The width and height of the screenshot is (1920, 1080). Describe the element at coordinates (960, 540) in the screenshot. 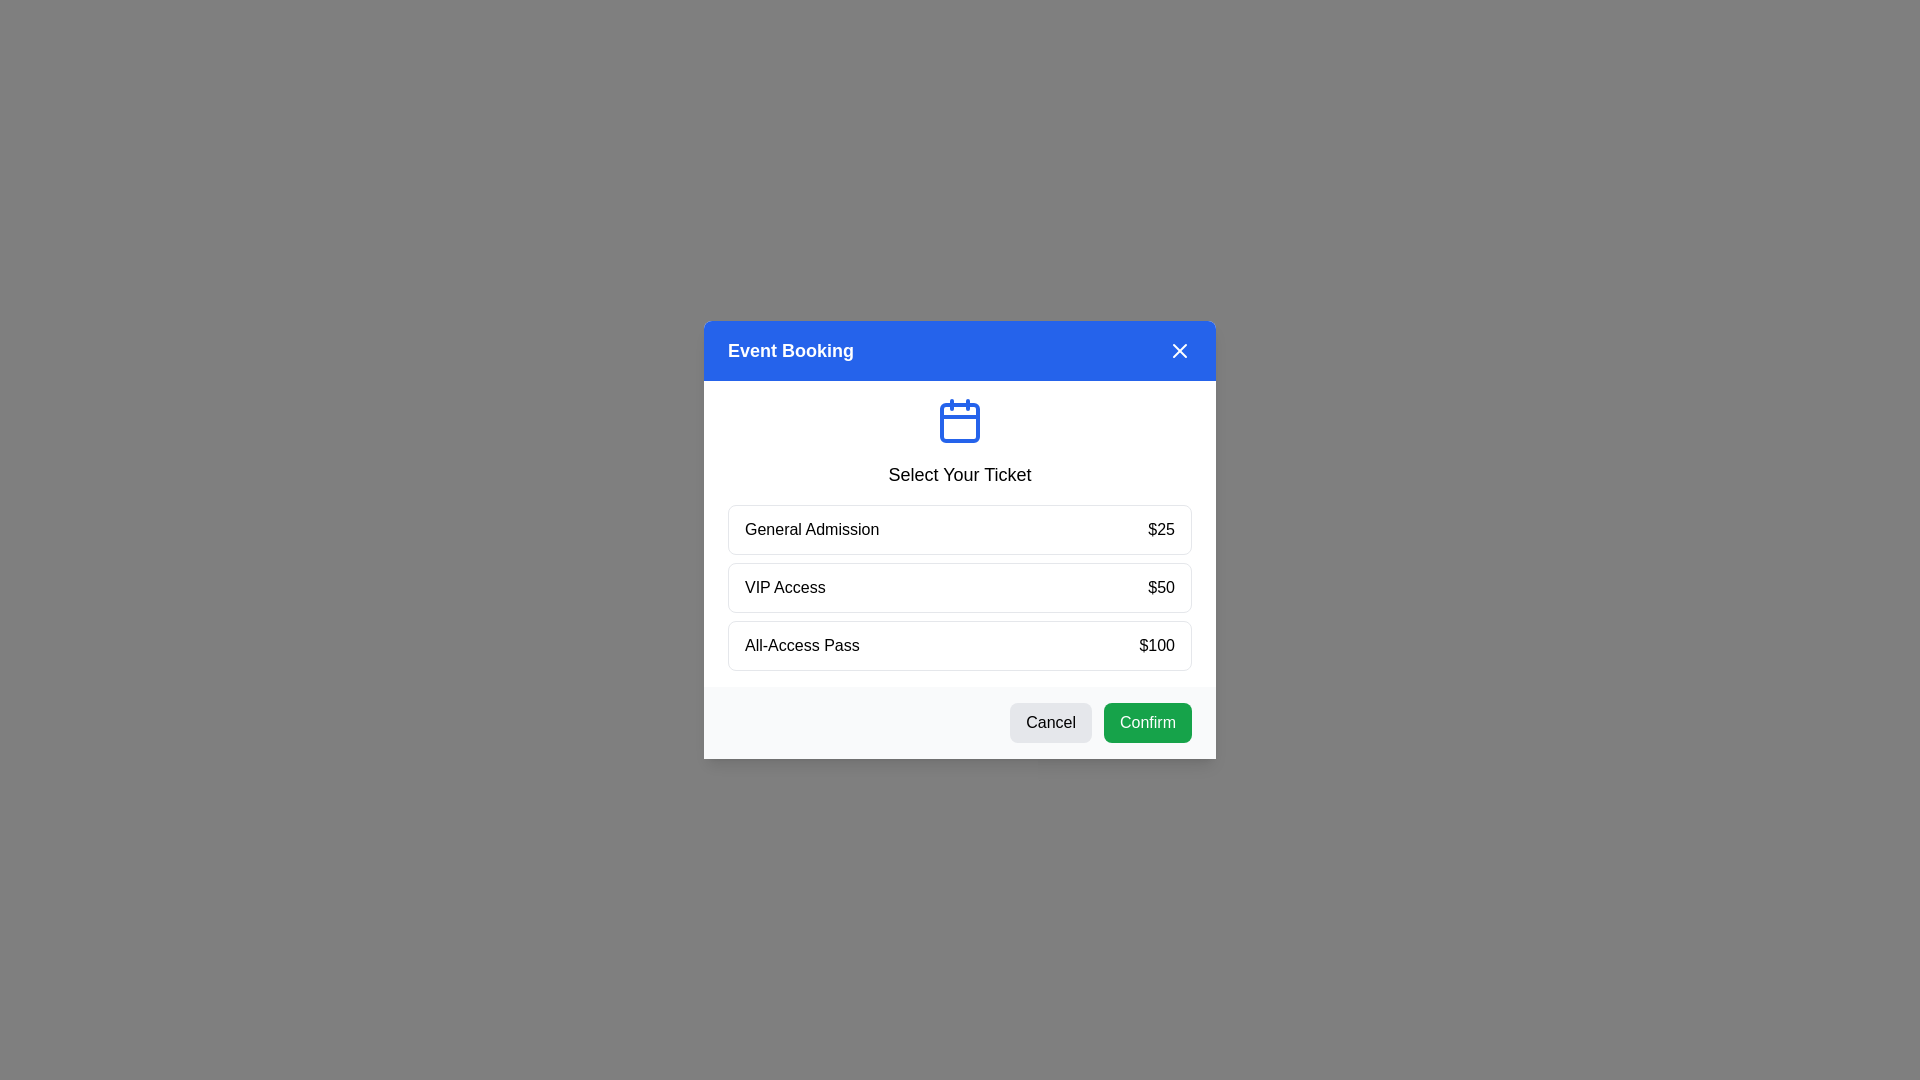

I see `the 'General Admission' selectable card in the 'Event Booking' dialog box` at that location.